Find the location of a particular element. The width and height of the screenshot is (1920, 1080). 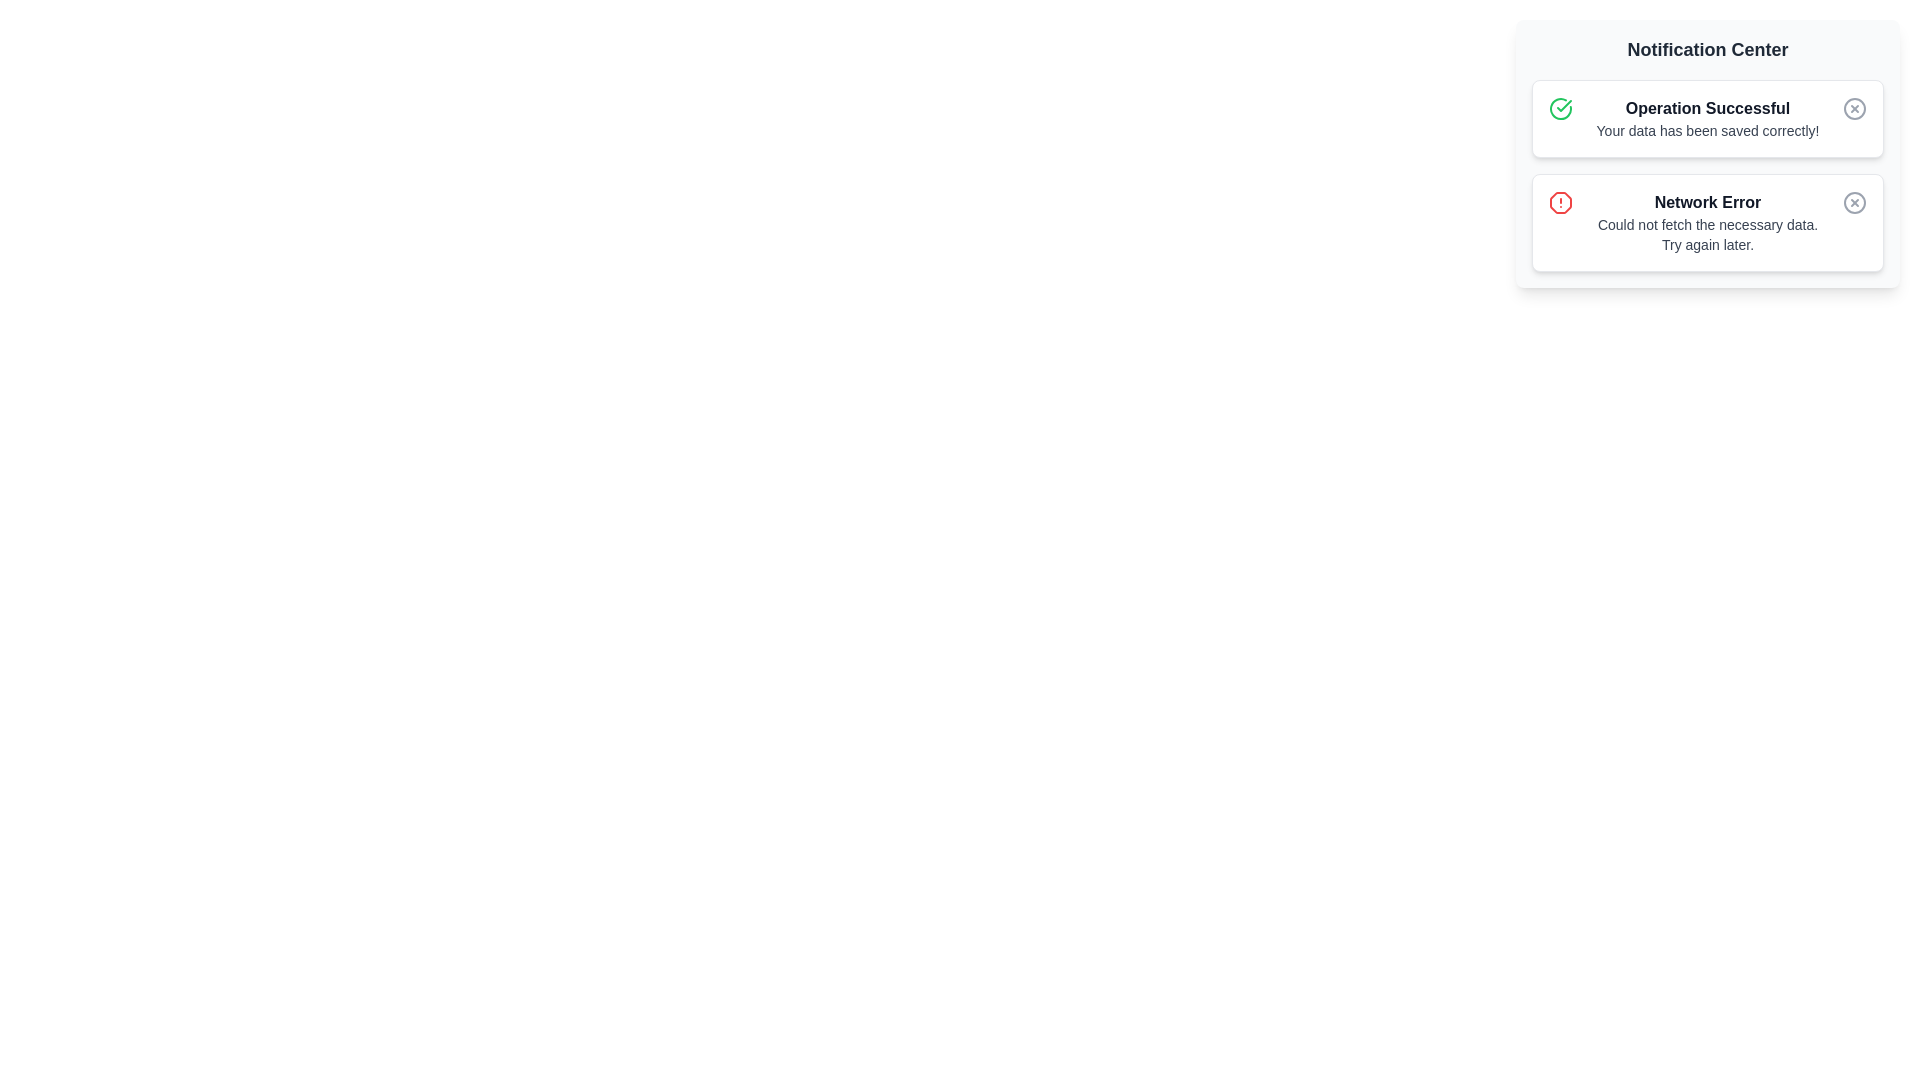

message displayed in the text label located below the 'Network Error' header in the notification card on the right side of the interface is located at coordinates (1707, 234).